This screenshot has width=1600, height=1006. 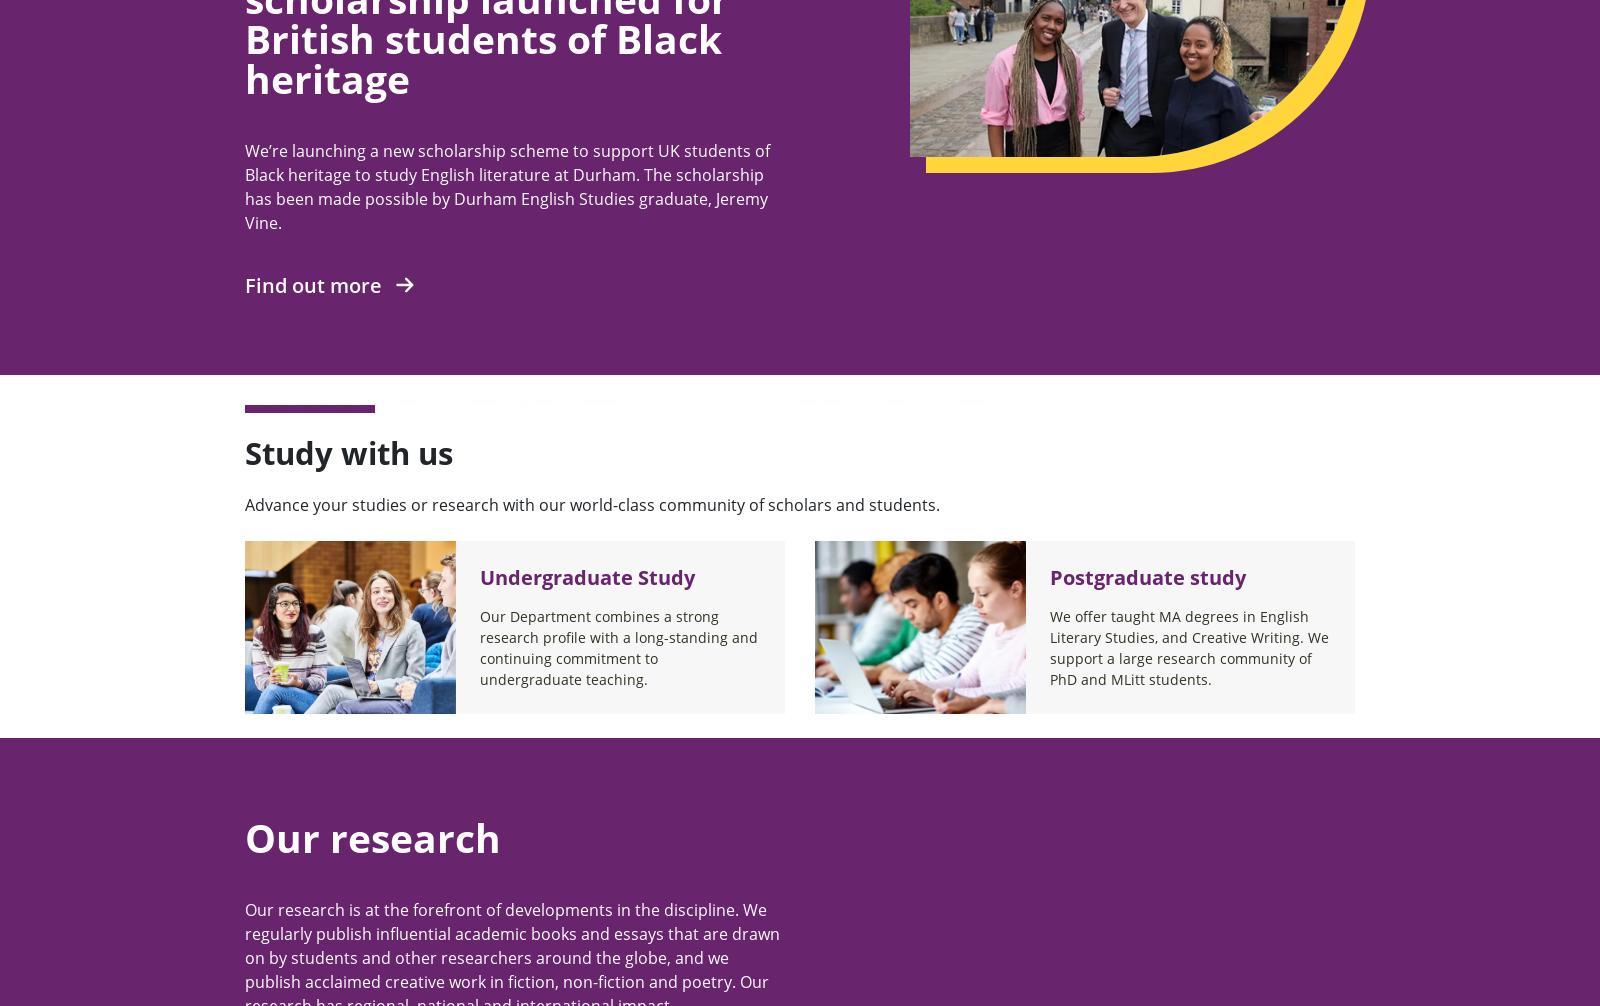 What do you see at coordinates (963, 369) in the screenshot?
I see `'Disclaimer'` at bounding box center [963, 369].